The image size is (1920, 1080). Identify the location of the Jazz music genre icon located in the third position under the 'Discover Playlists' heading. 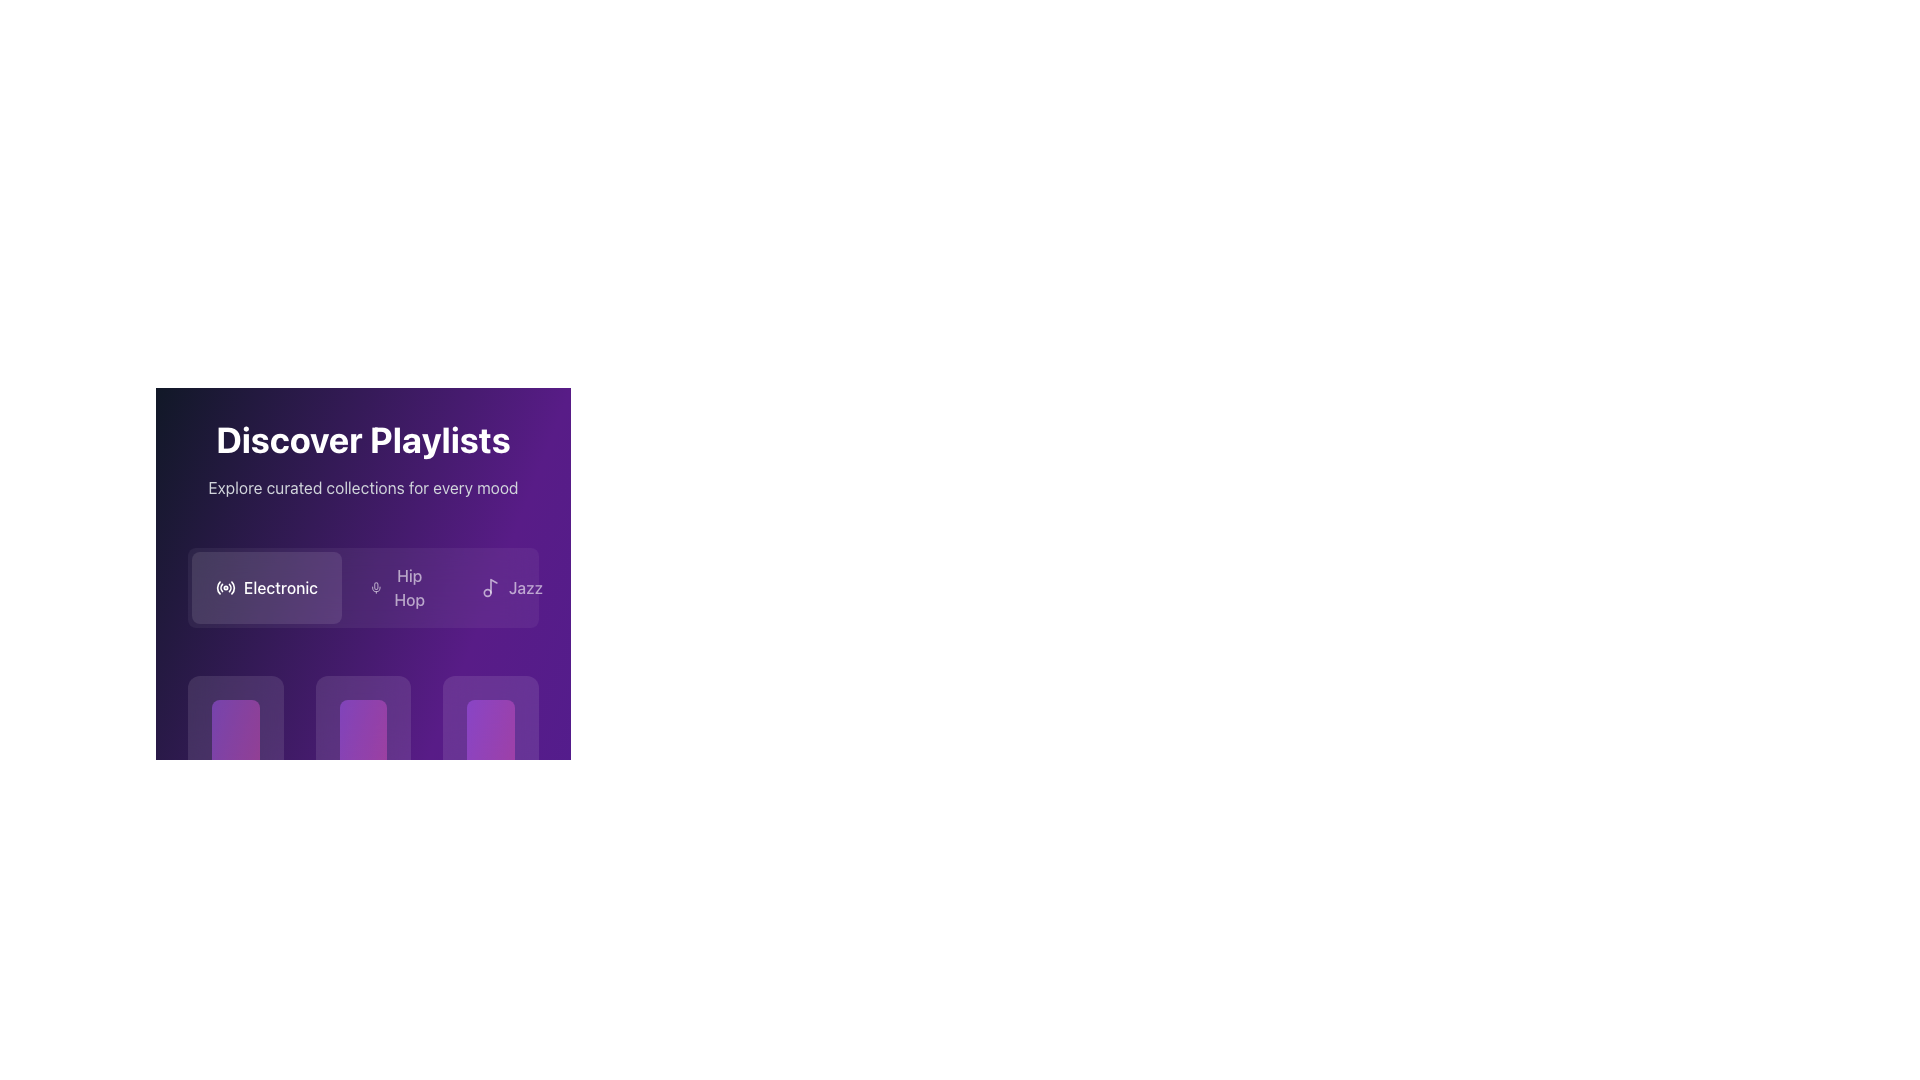
(490, 586).